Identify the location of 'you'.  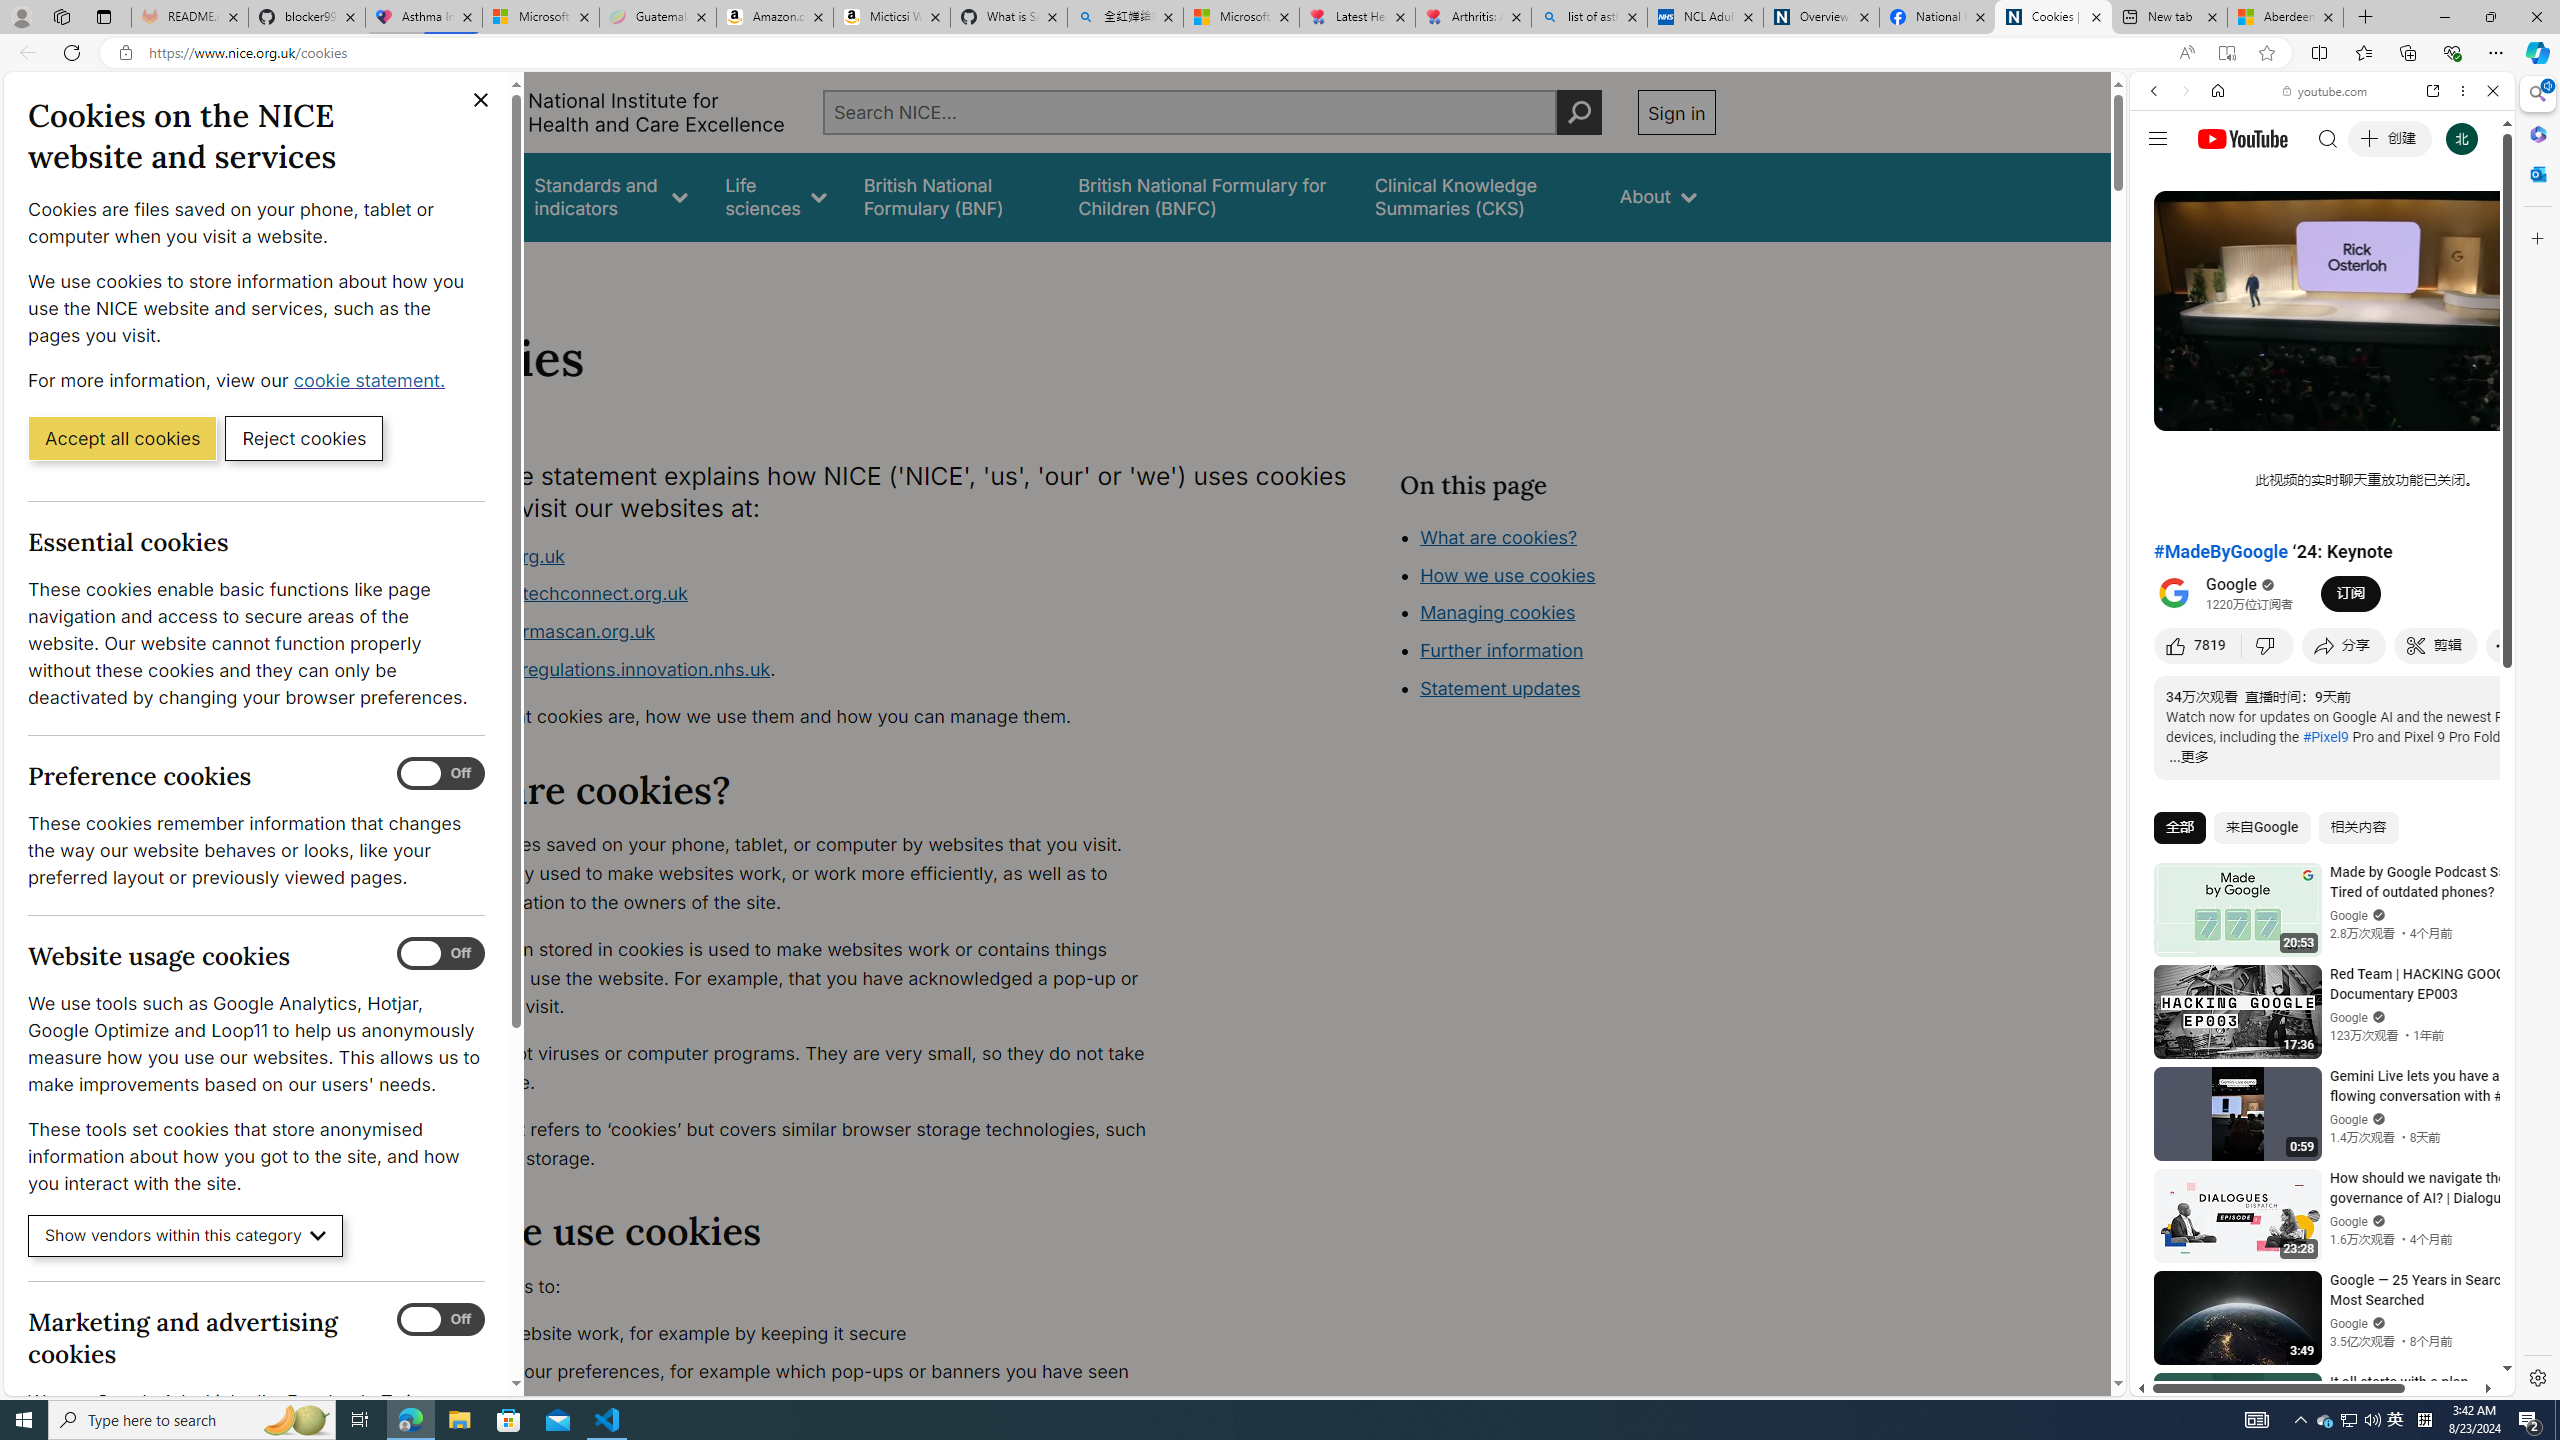
(2314, 1328).